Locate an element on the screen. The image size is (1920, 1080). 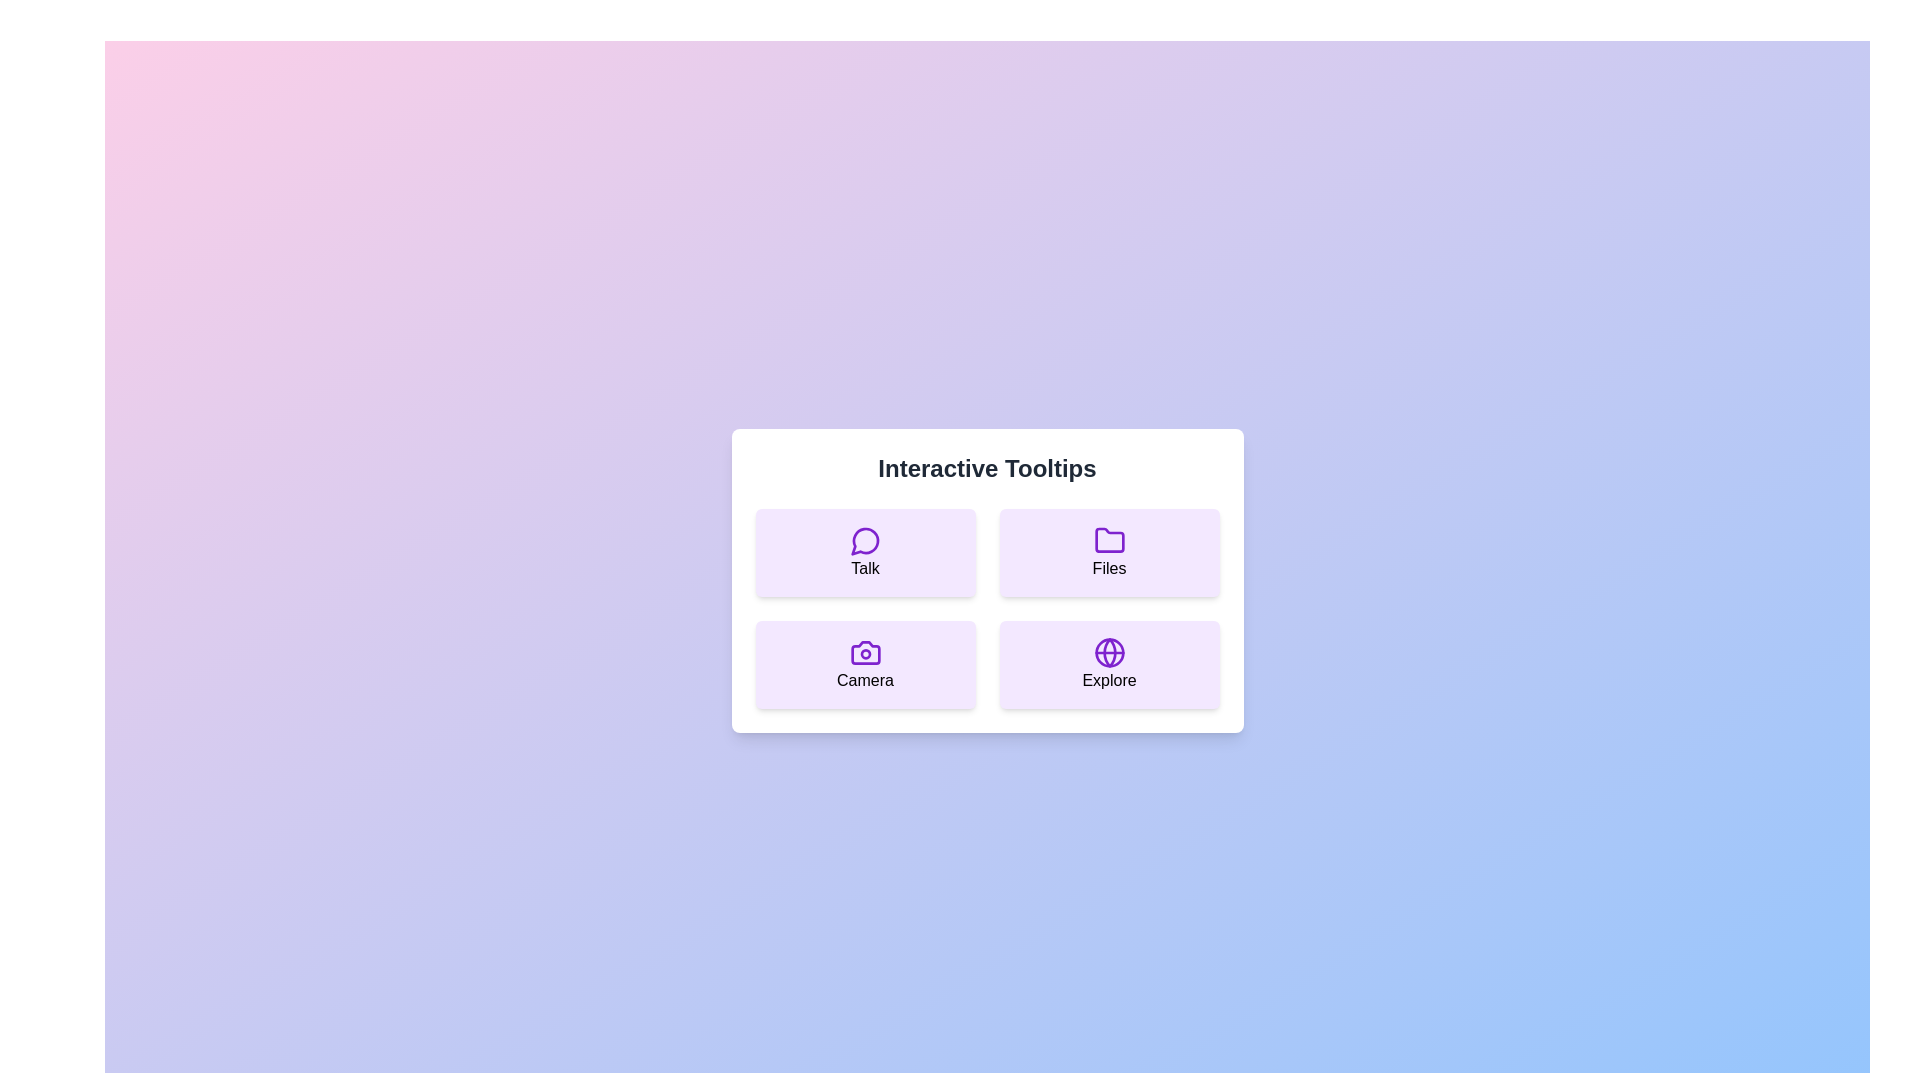
the communication icon located at the top-left of the tooltip options, above the text 'Talk' is located at coordinates (865, 540).